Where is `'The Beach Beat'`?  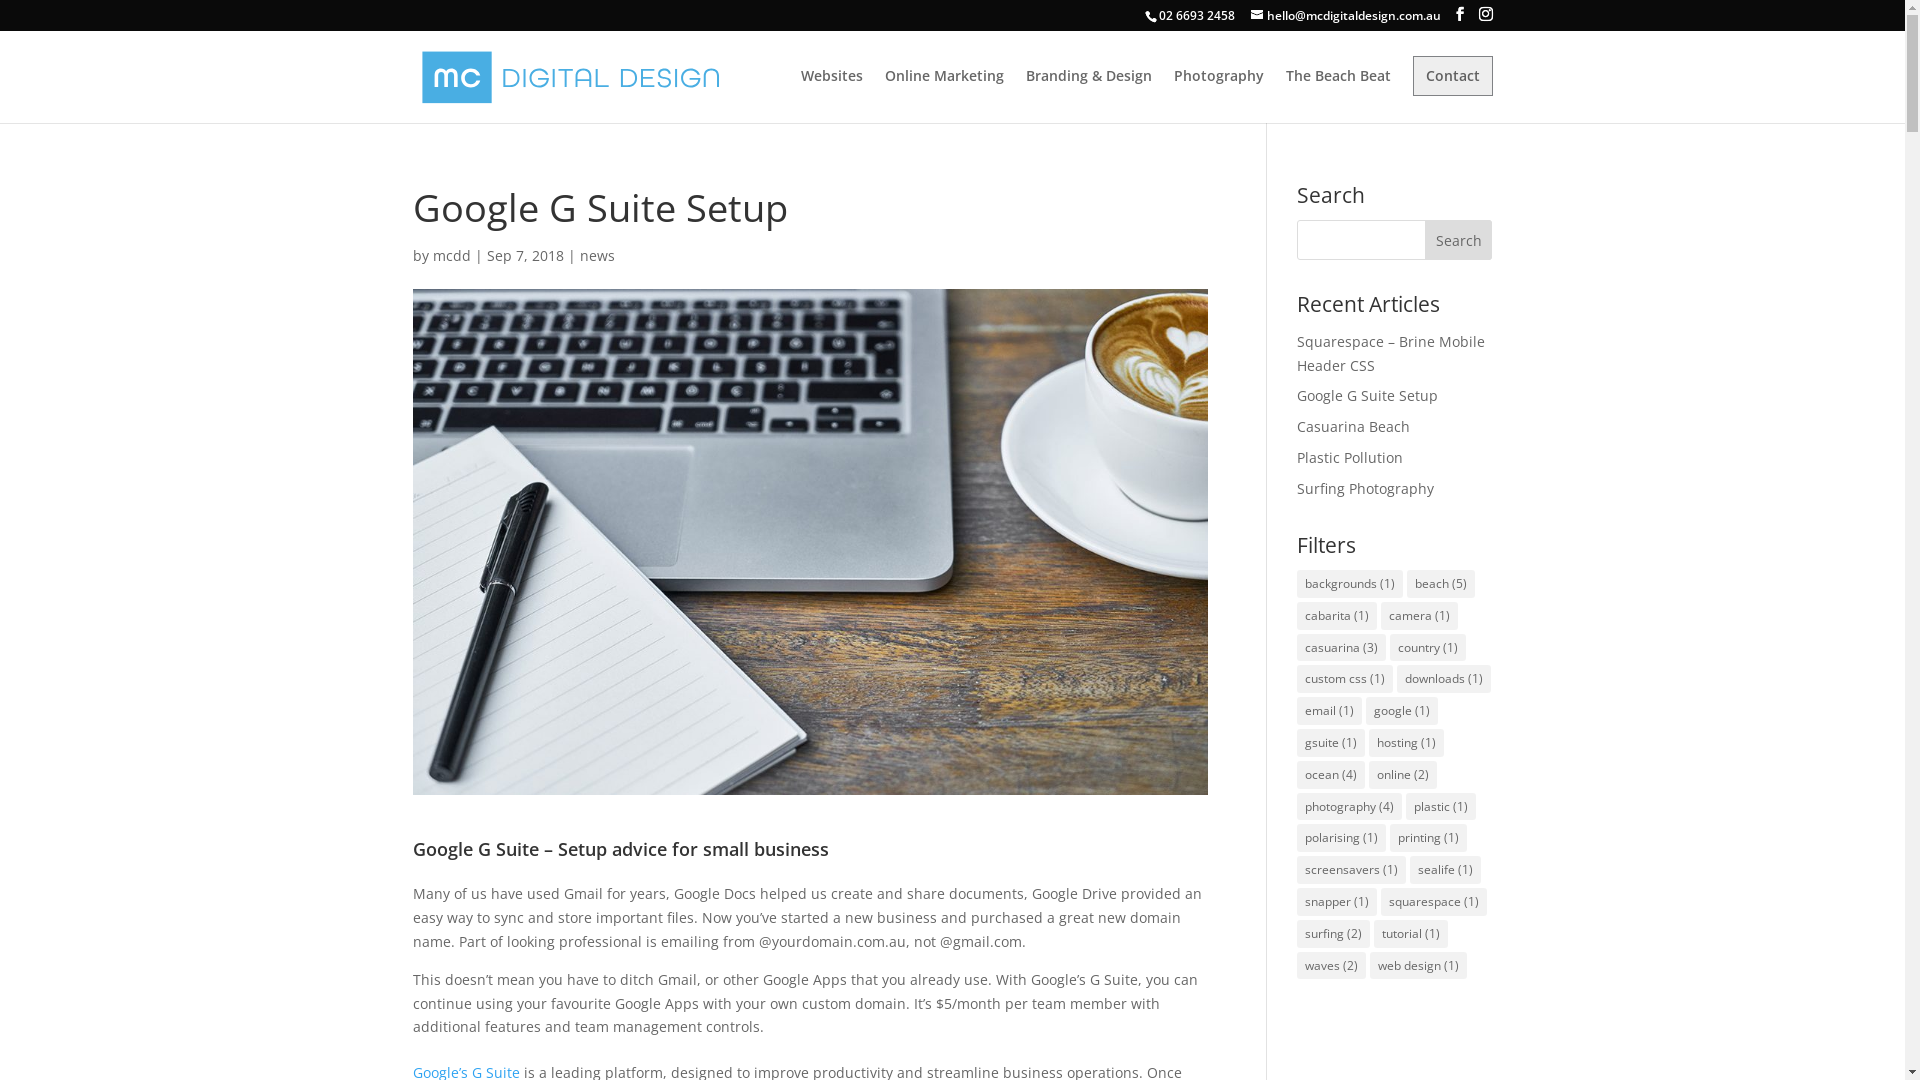 'The Beach Beat' is located at coordinates (1338, 96).